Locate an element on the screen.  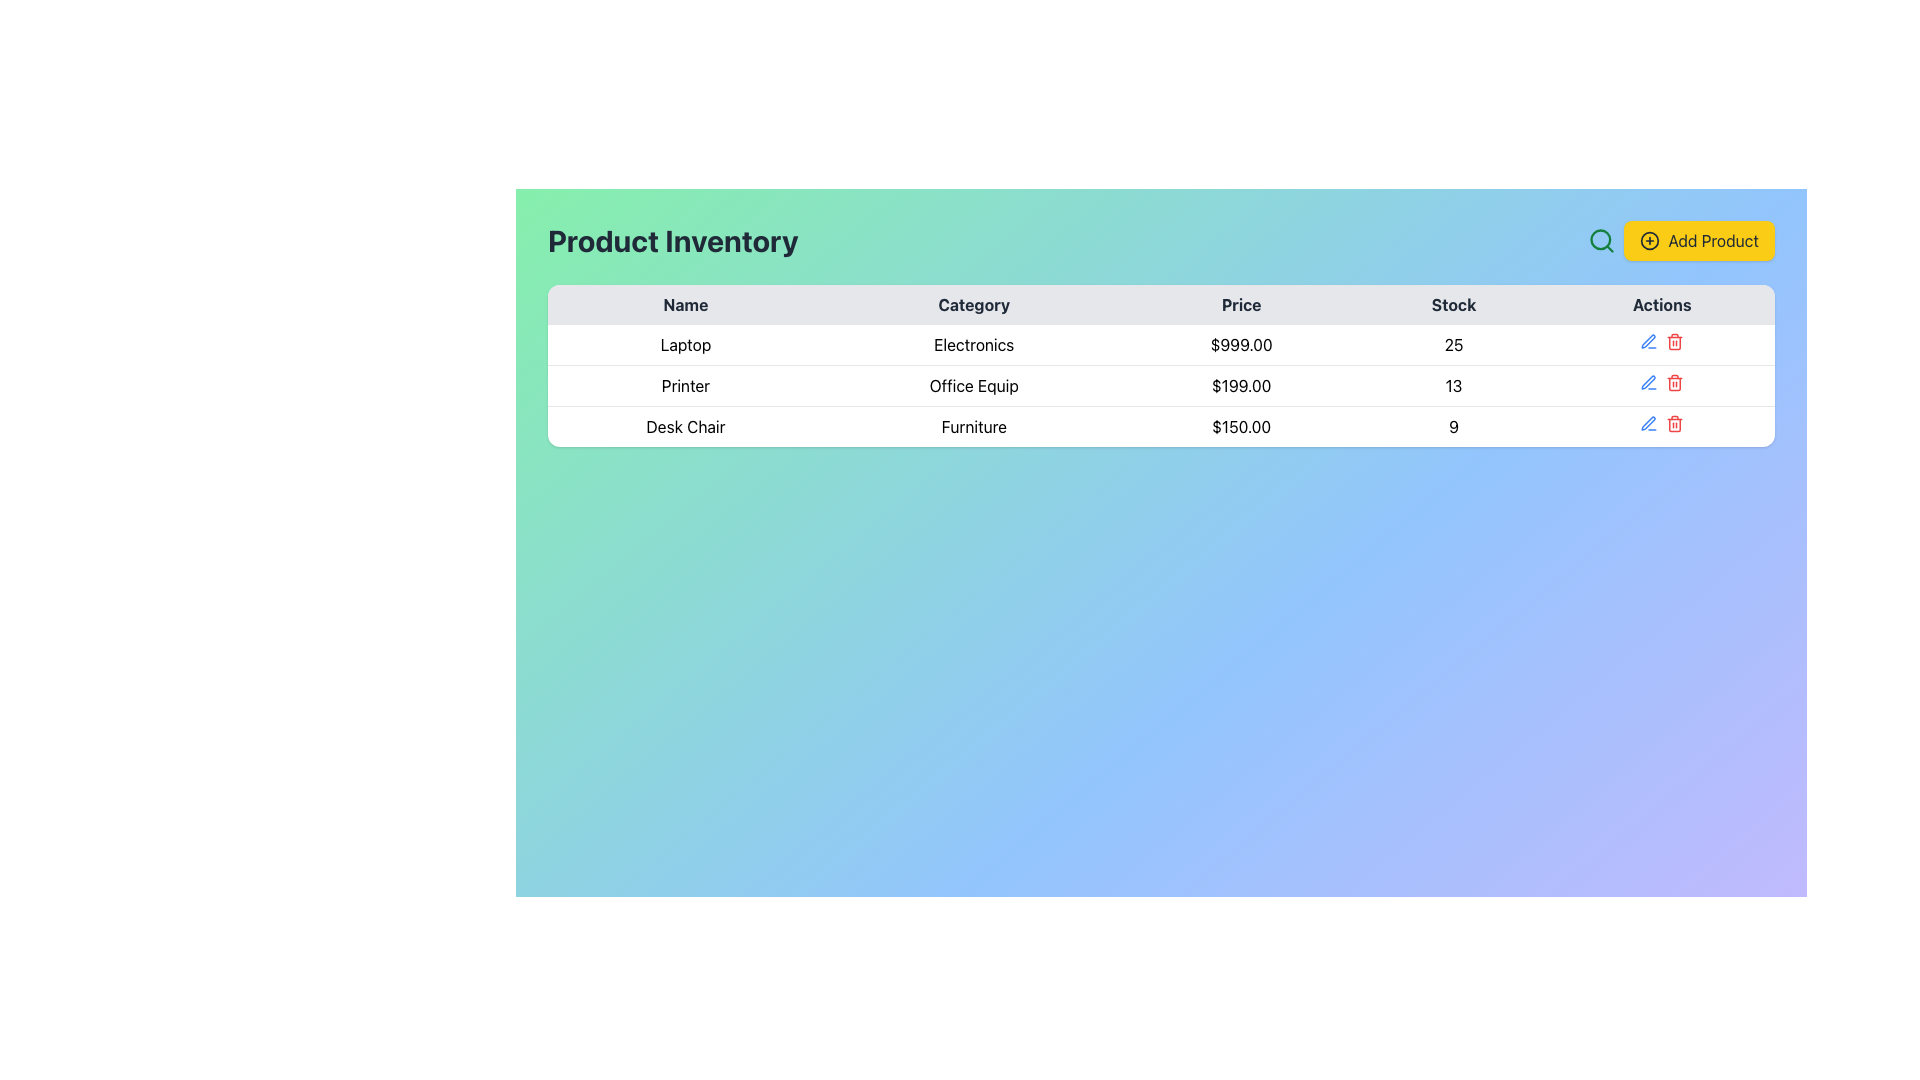
the icon on the left side of the 'Add Product' button is located at coordinates (1650, 239).